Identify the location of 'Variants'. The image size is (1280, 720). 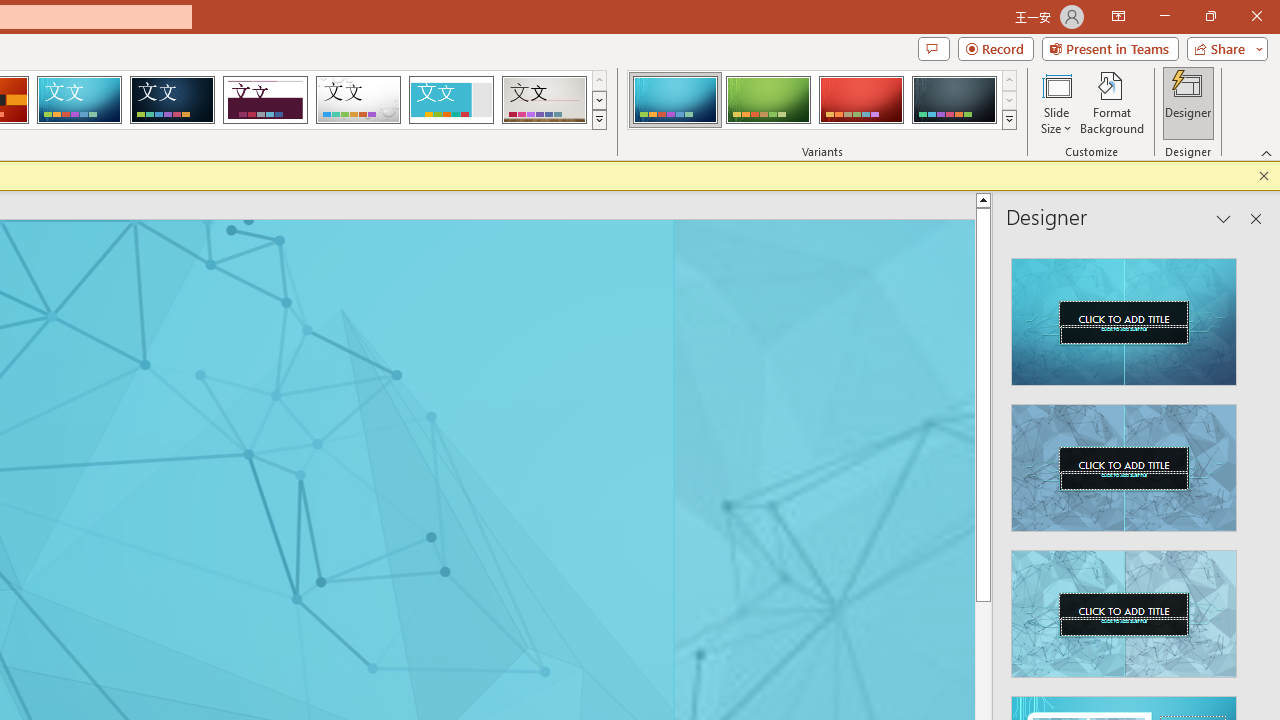
(1009, 120).